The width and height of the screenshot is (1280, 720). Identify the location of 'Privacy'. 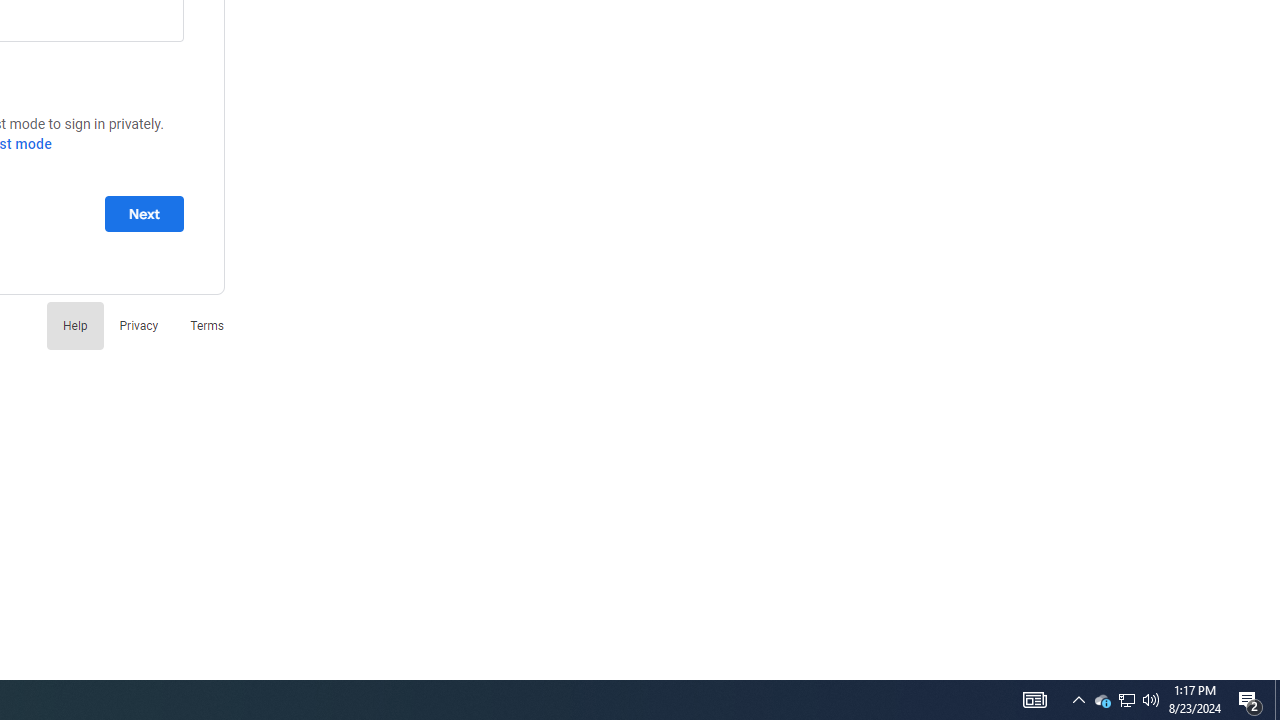
(137, 324).